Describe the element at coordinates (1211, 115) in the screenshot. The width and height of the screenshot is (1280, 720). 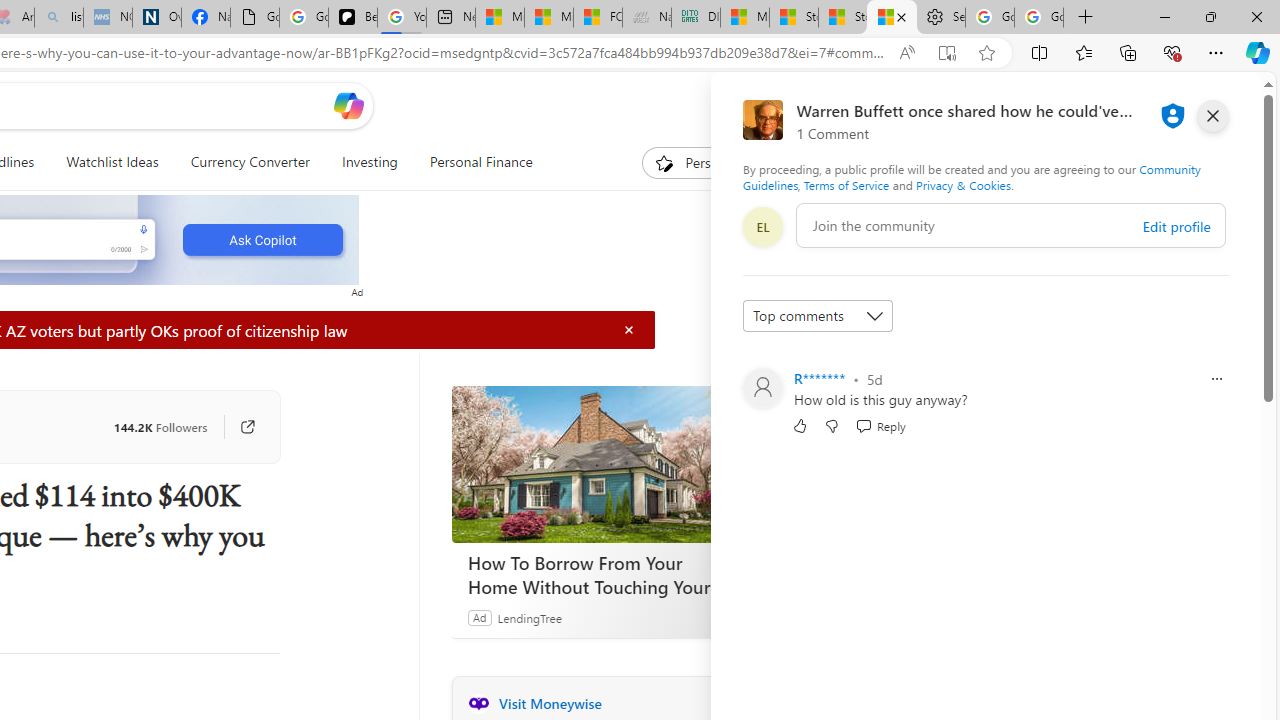
I see `'close'` at that location.